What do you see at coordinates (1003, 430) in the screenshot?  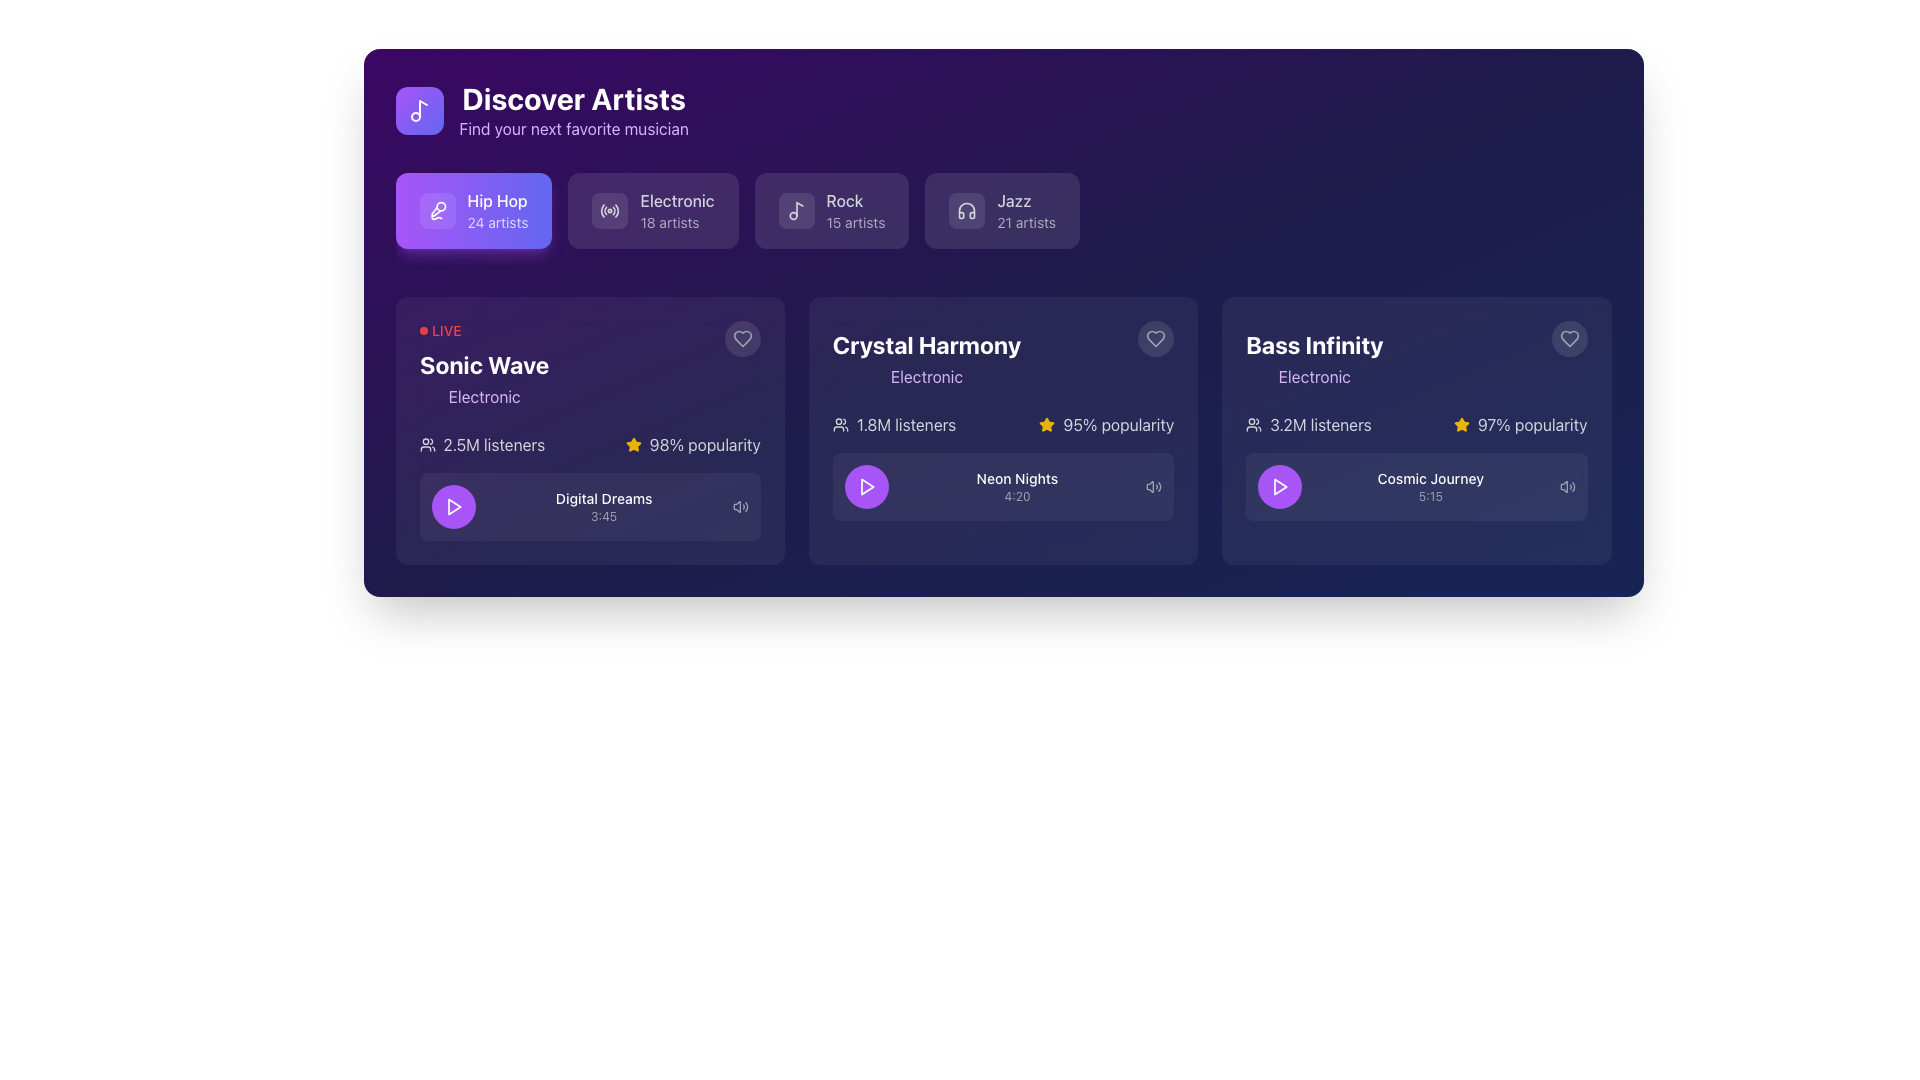 I see `the Interactive Card representing an artist or music album, which is the second card in a 3-column layout` at bounding box center [1003, 430].